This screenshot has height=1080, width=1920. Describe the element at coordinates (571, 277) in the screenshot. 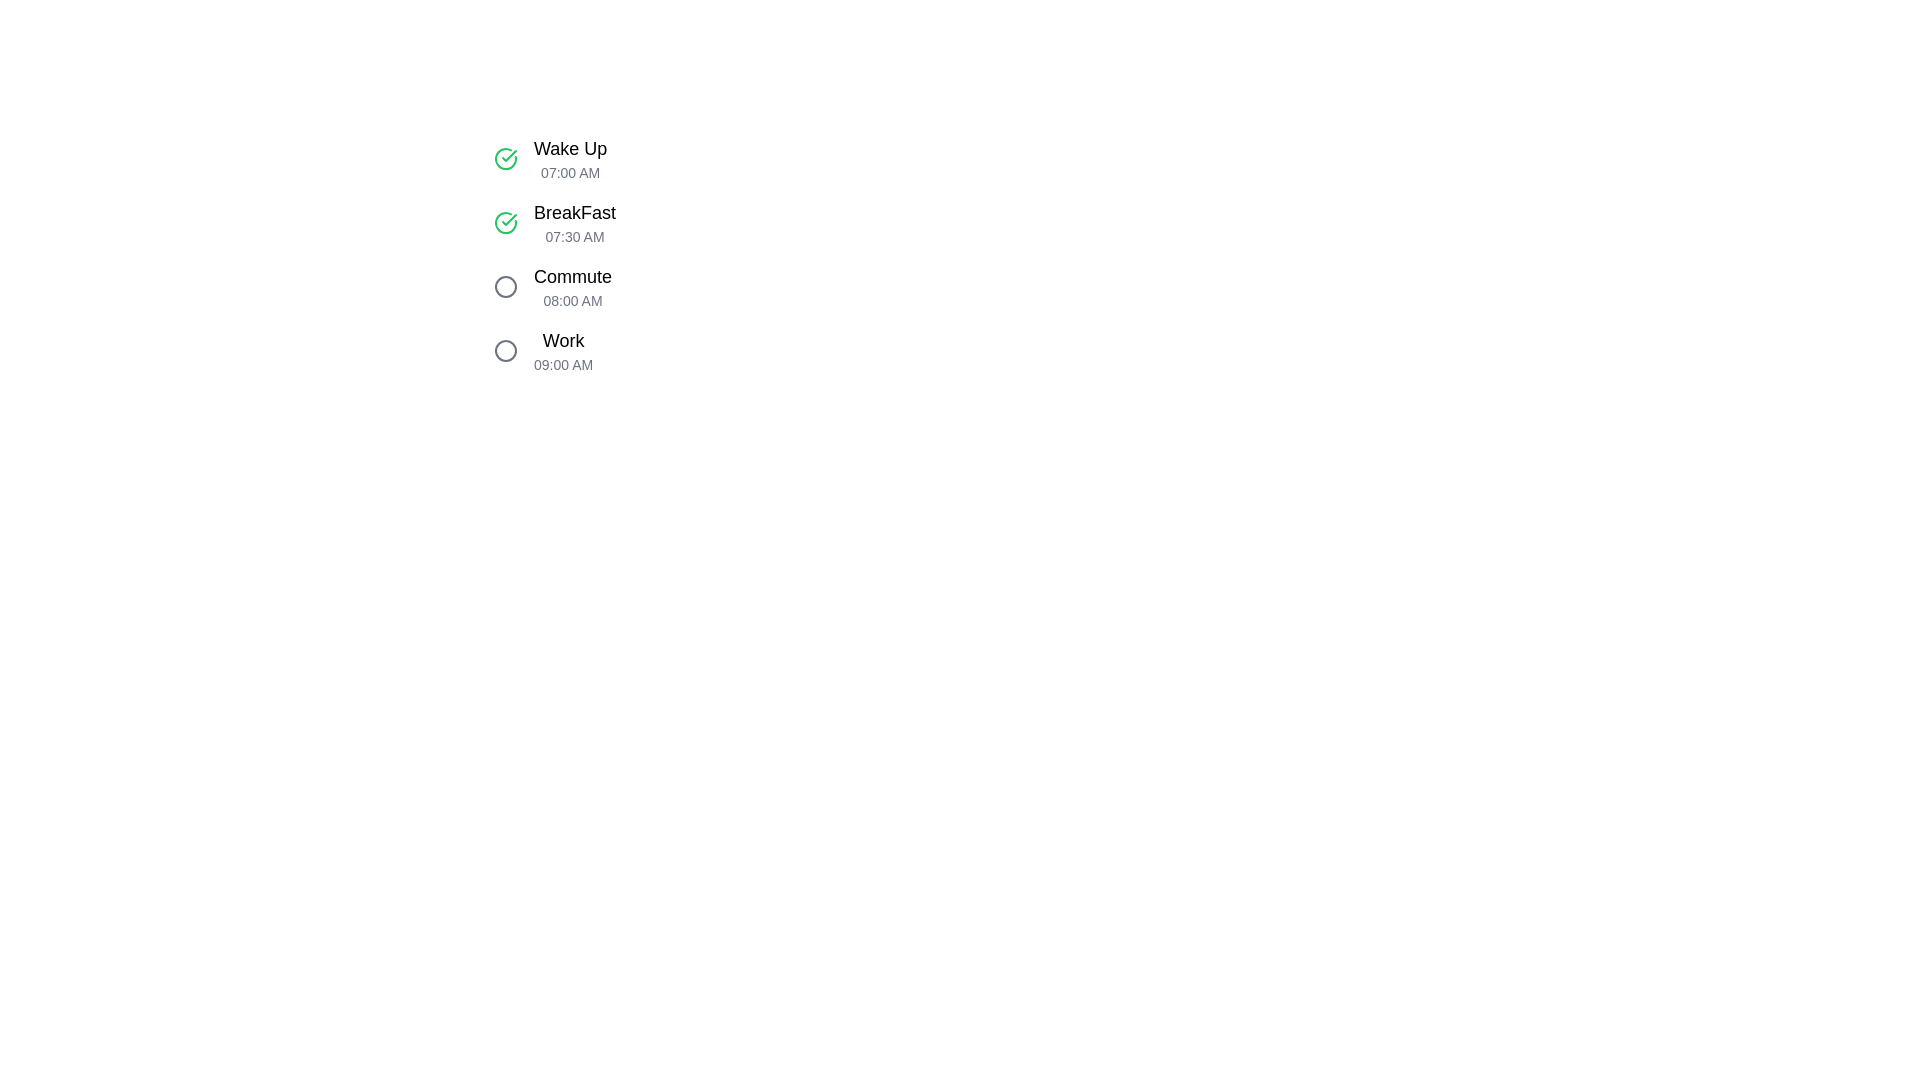

I see `the 'Commute' text label, which is styled with a medium-weight font and larger size, positioned below 'BreakFast' (07:30 AM) and above 'Work' (09:00 AM)` at that location.